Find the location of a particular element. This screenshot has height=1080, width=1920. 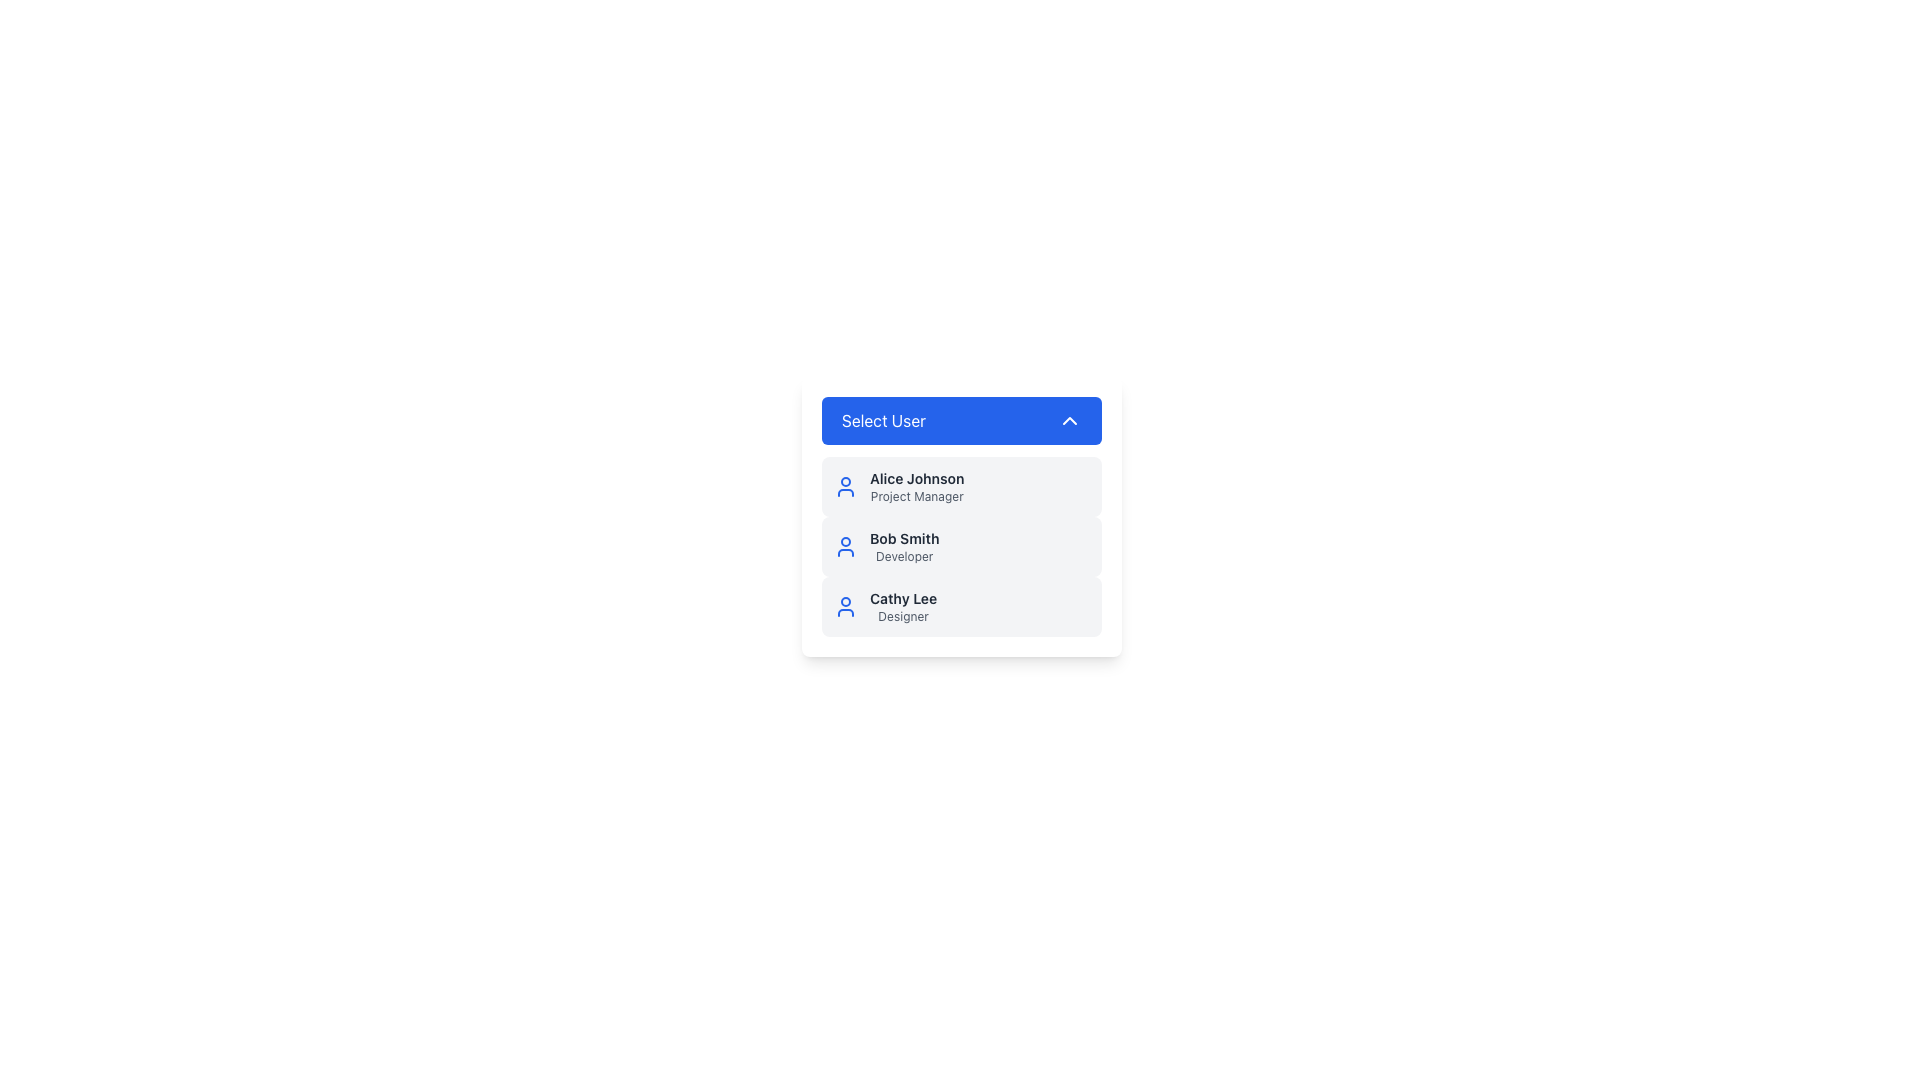

the text label indicating the job title 'Designer' associated with user 'Cathy Lee', which is positioned directly below her name in the user card list is located at coordinates (902, 616).